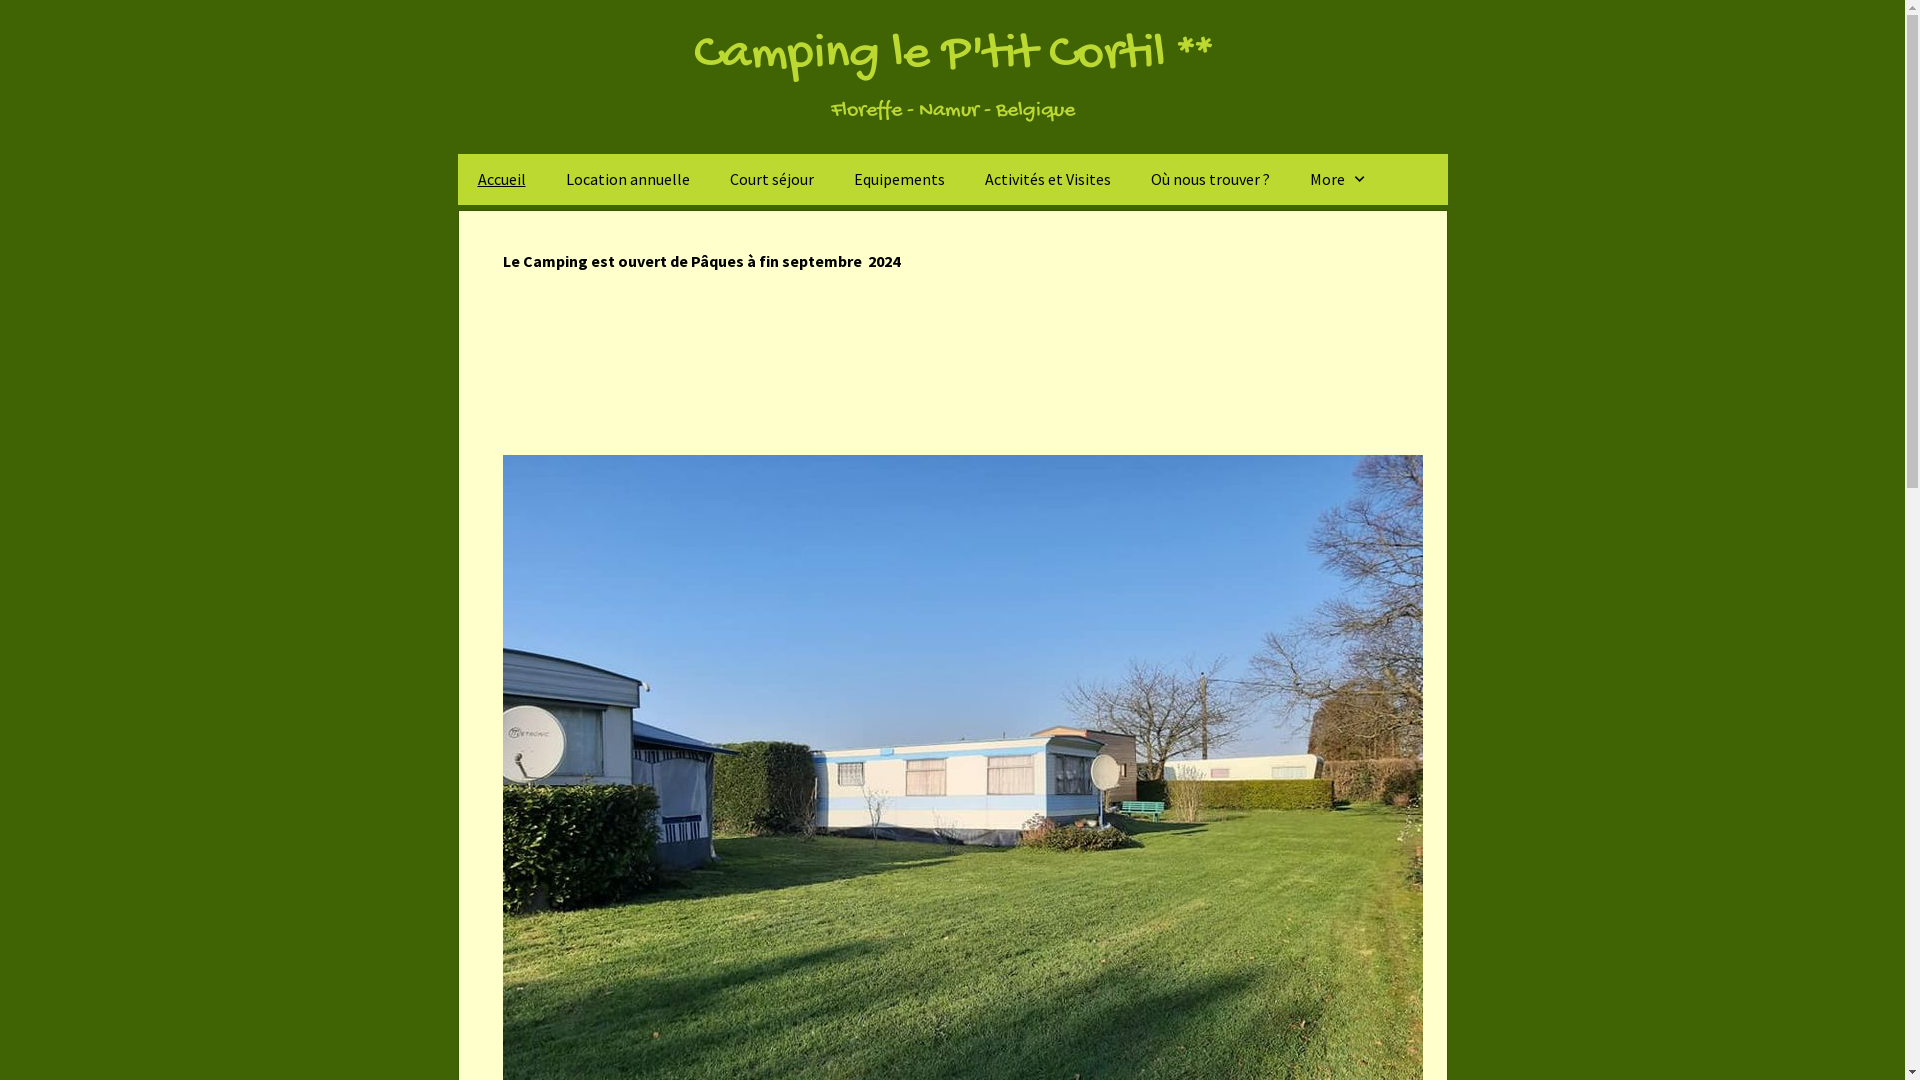 This screenshot has height=1080, width=1920. Describe the element at coordinates (546, 178) in the screenshot. I see `'Location annuelle'` at that location.